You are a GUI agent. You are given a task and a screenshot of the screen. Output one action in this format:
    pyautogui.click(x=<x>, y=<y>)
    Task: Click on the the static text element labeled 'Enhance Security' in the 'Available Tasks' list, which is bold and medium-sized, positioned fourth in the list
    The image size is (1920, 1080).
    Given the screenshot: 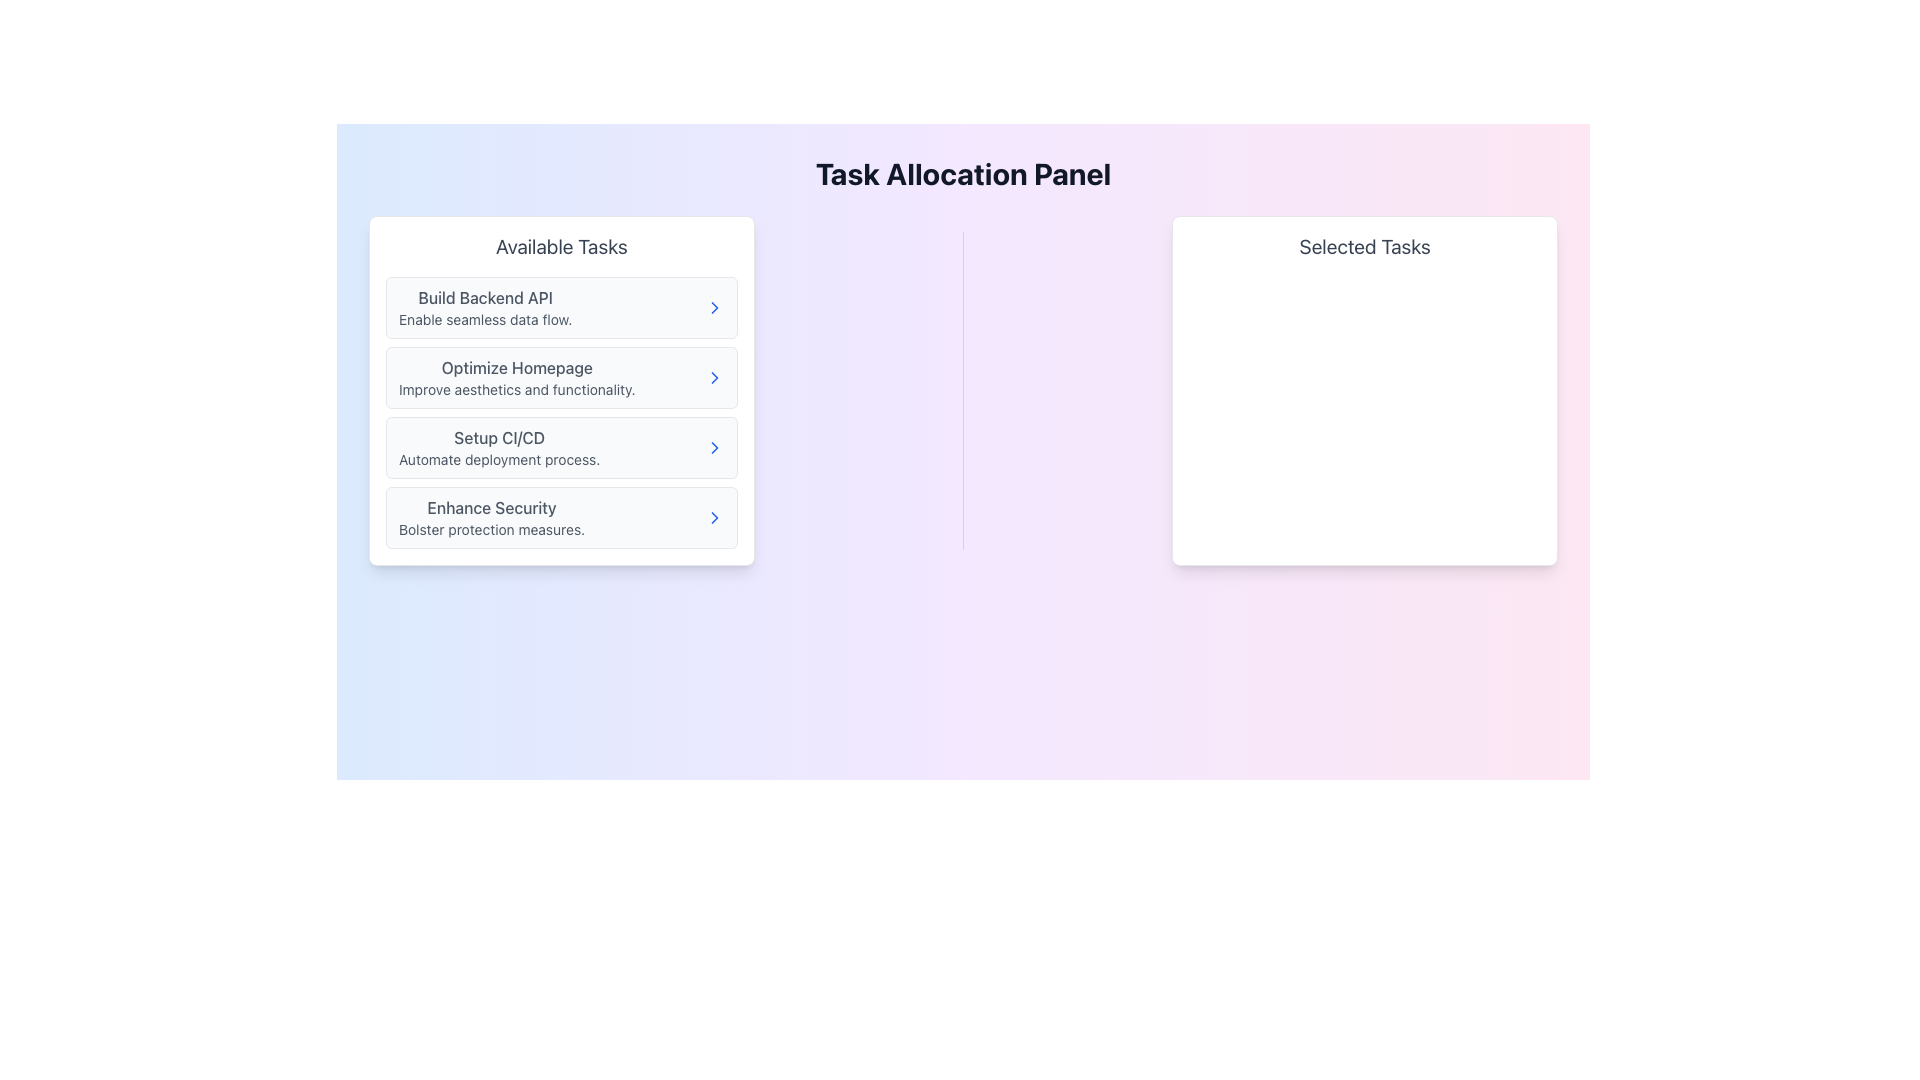 What is the action you would take?
    pyautogui.click(x=492, y=507)
    